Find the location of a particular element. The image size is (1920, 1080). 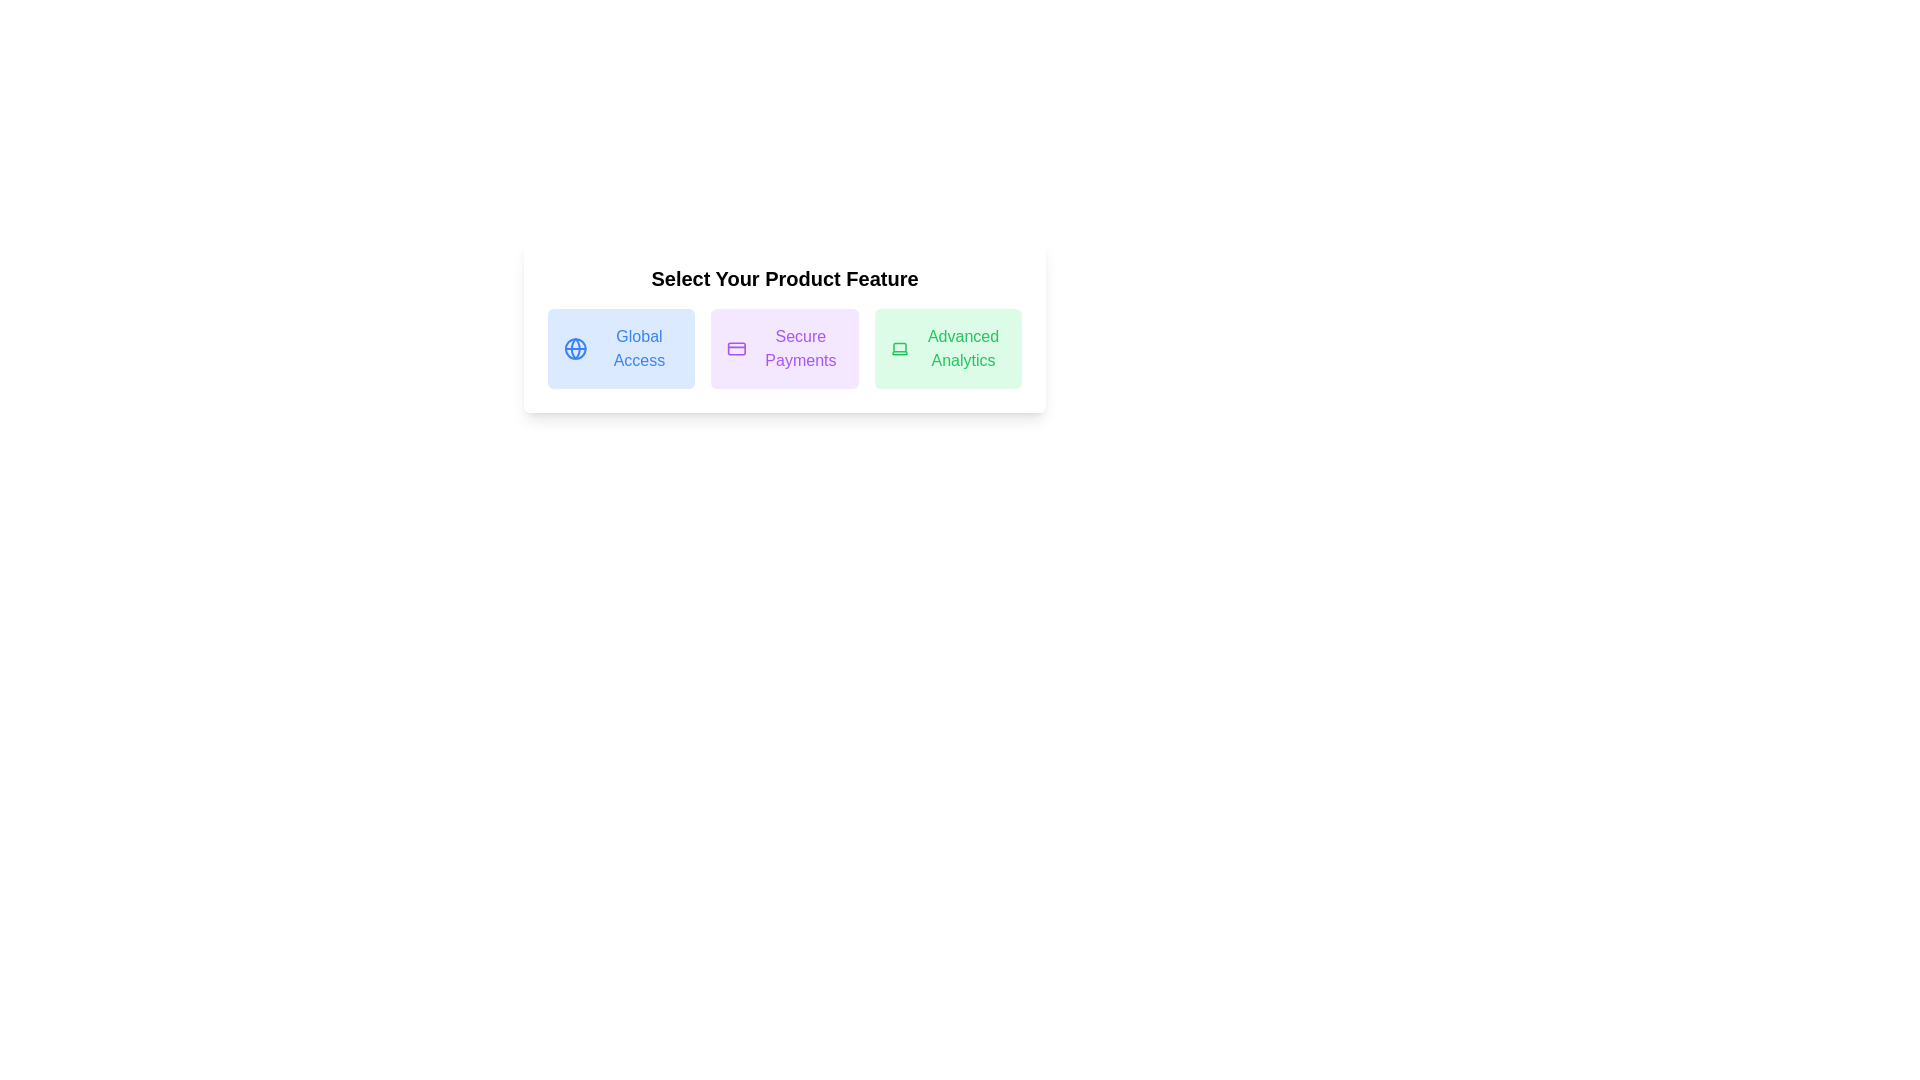

the static text element displaying 'Secure Payments' within its purple-themed rectangular area is located at coordinates (800, 347).